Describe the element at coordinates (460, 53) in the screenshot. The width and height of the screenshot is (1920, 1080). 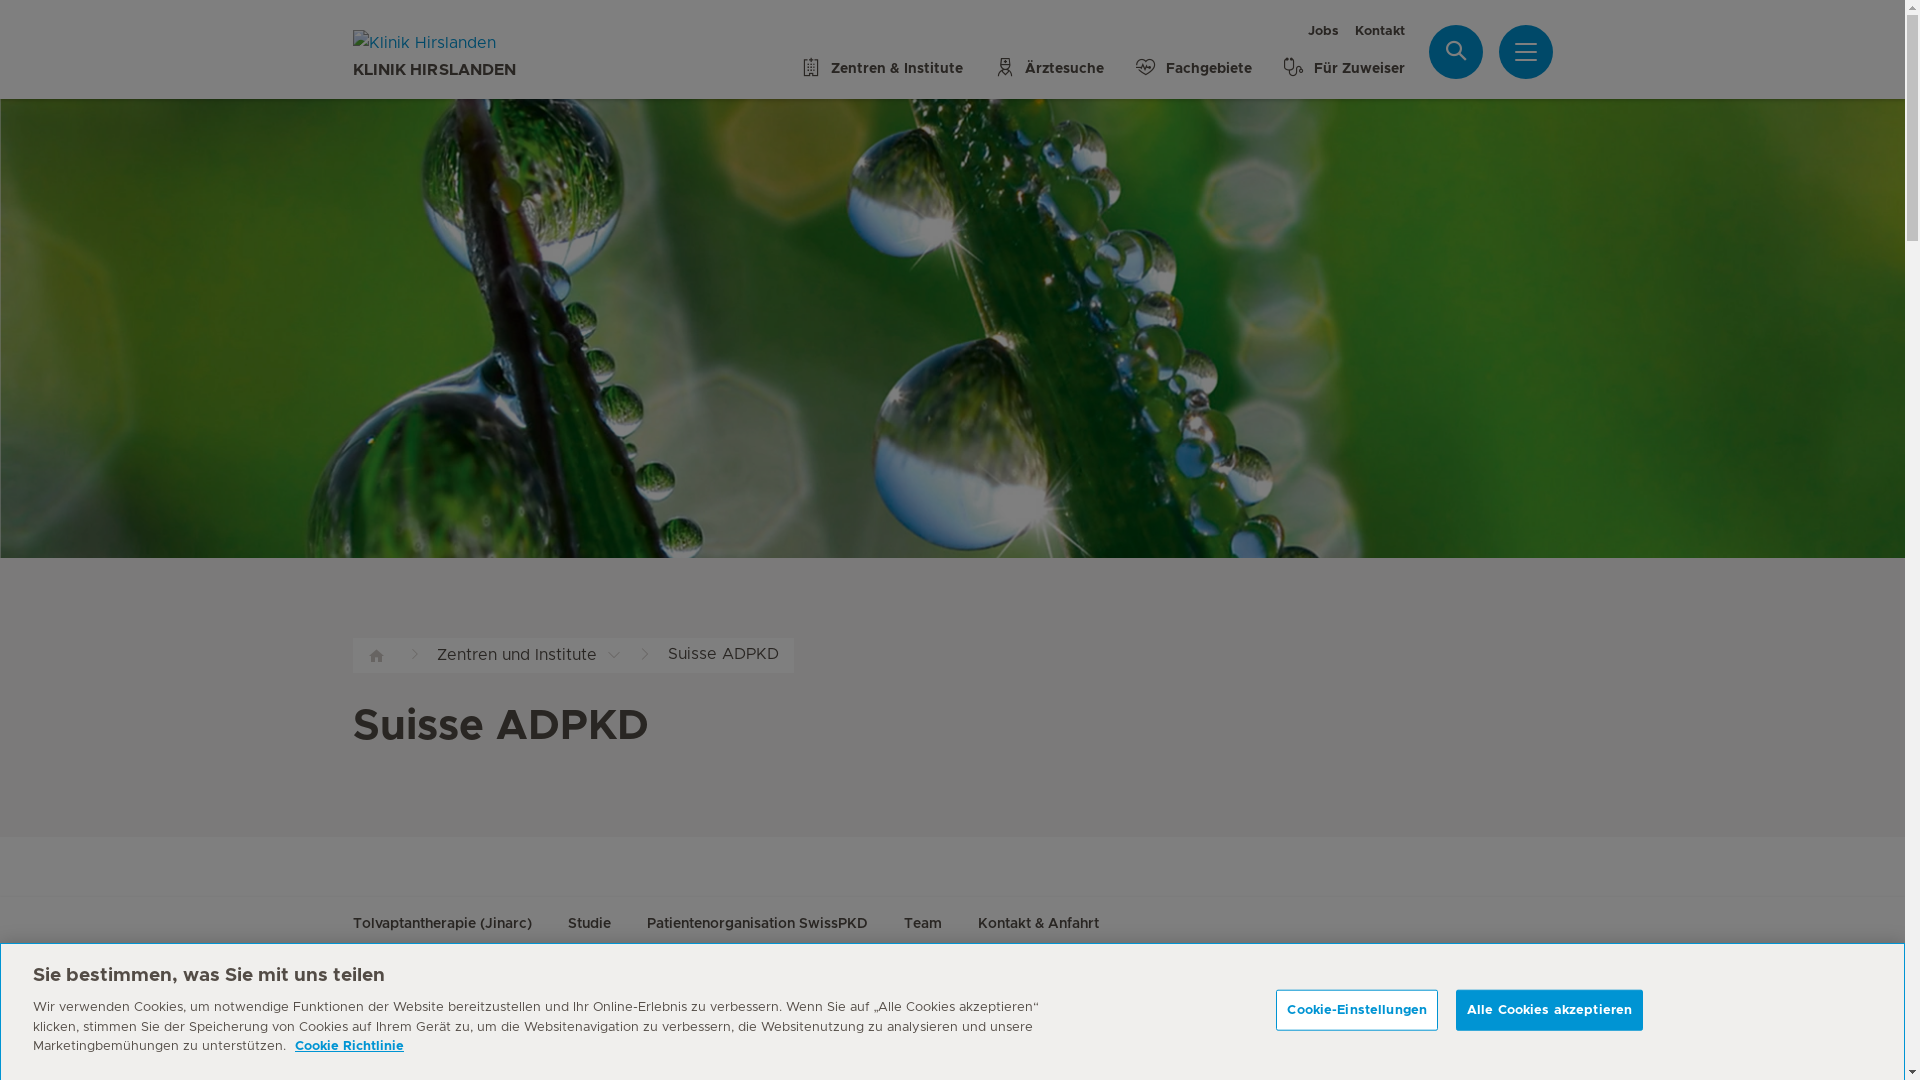
I see `'KLINIK HIRSLANDEN'` at that location.